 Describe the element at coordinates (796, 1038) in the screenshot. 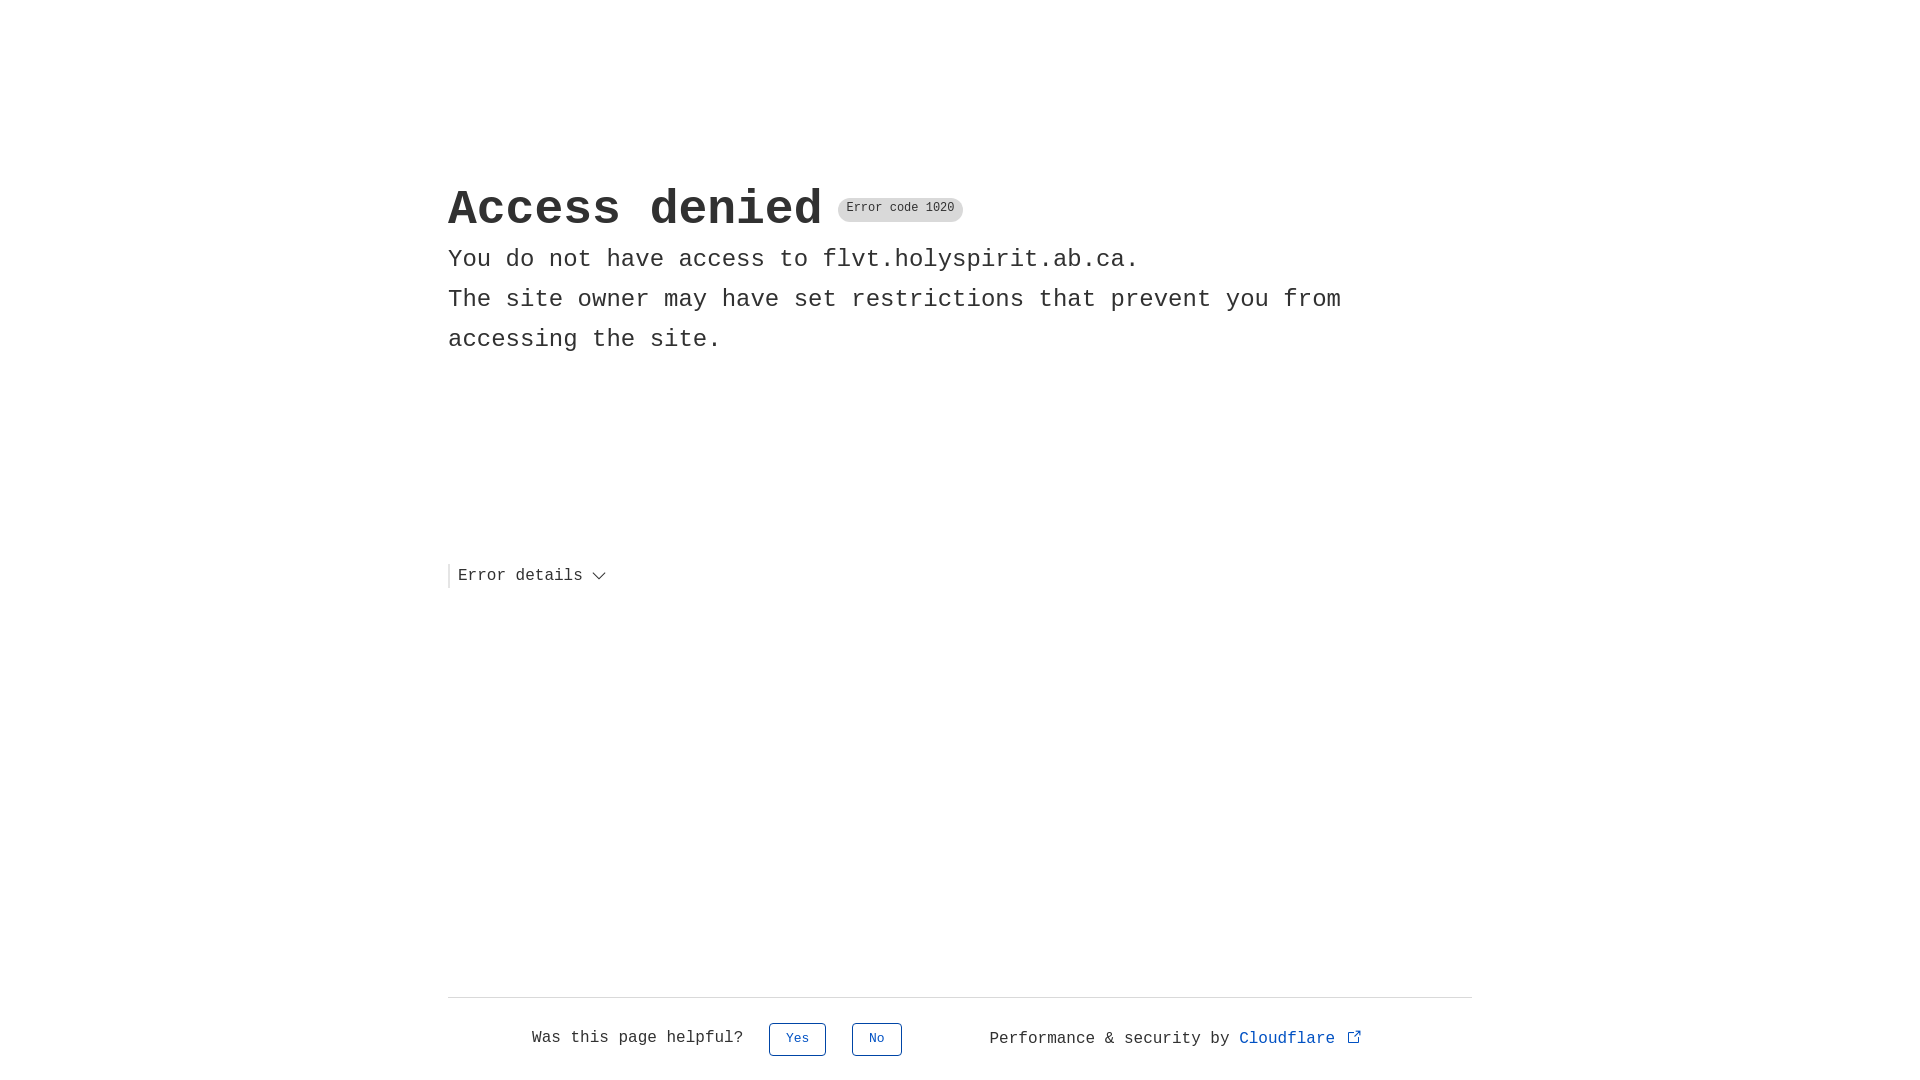

I see `'Yes'` at that location.